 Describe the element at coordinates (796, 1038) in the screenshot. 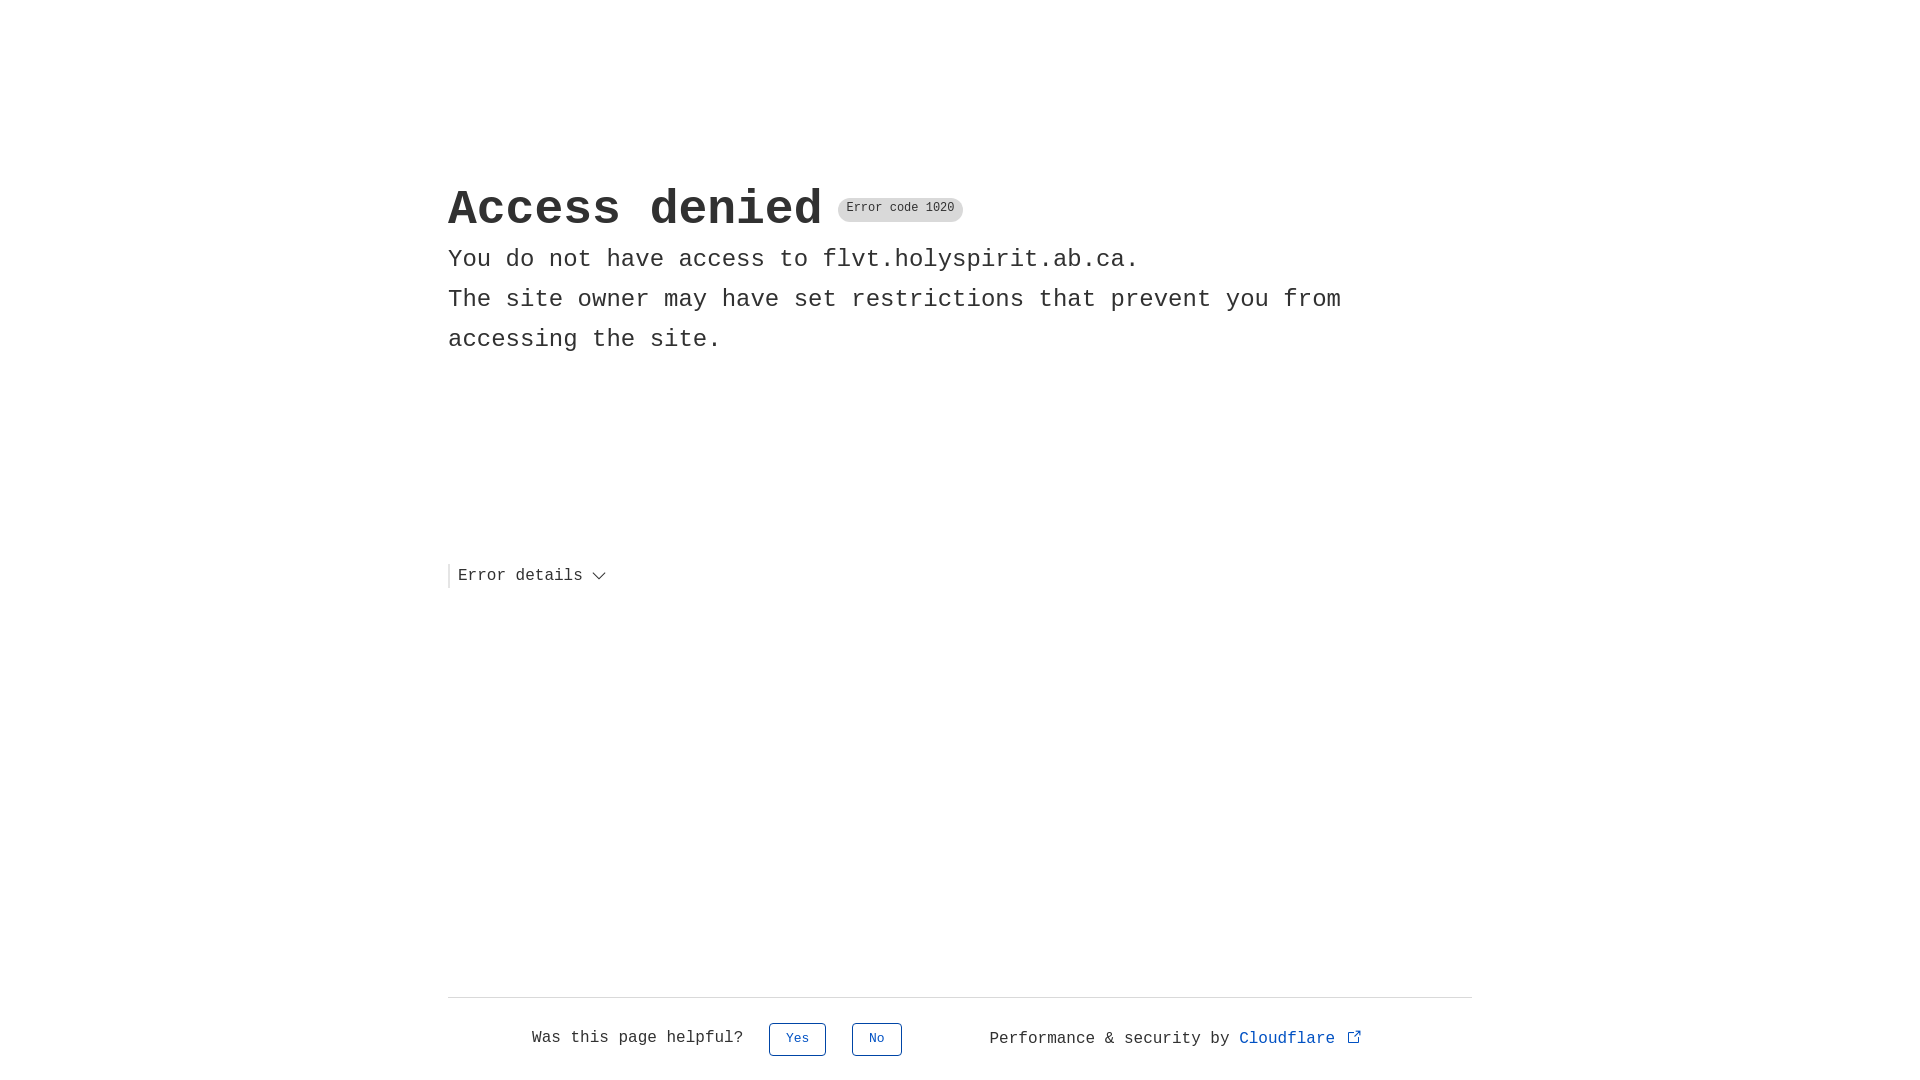

I see `'Yes'` at that location.